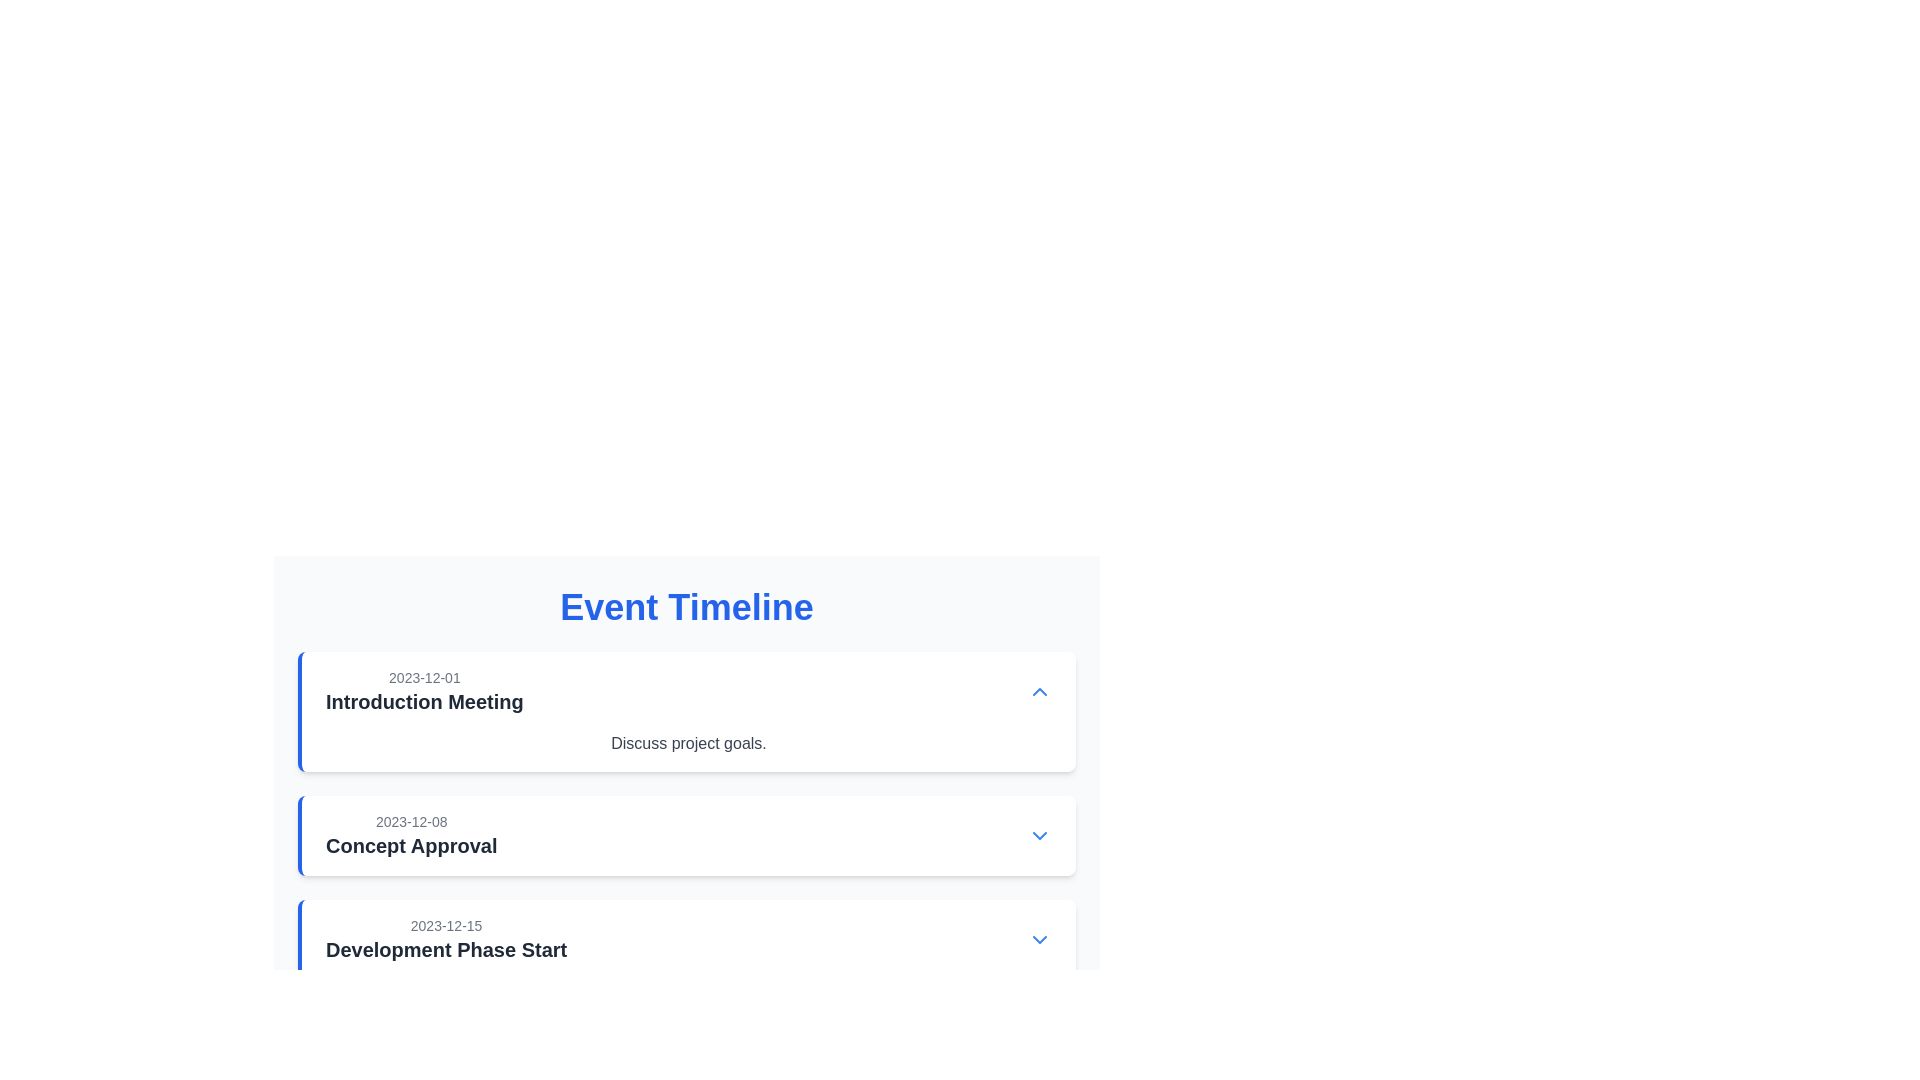 Image resolution: width=1920 pixels, height=1080 pixels. What do you see at coordinates (423, 677) in the screenshot?
I see `the text label displaying the date for the 'Introduction Meeting' event, positioned above the event title on the left side of the timeline UI` at bounding box center [423, 677].